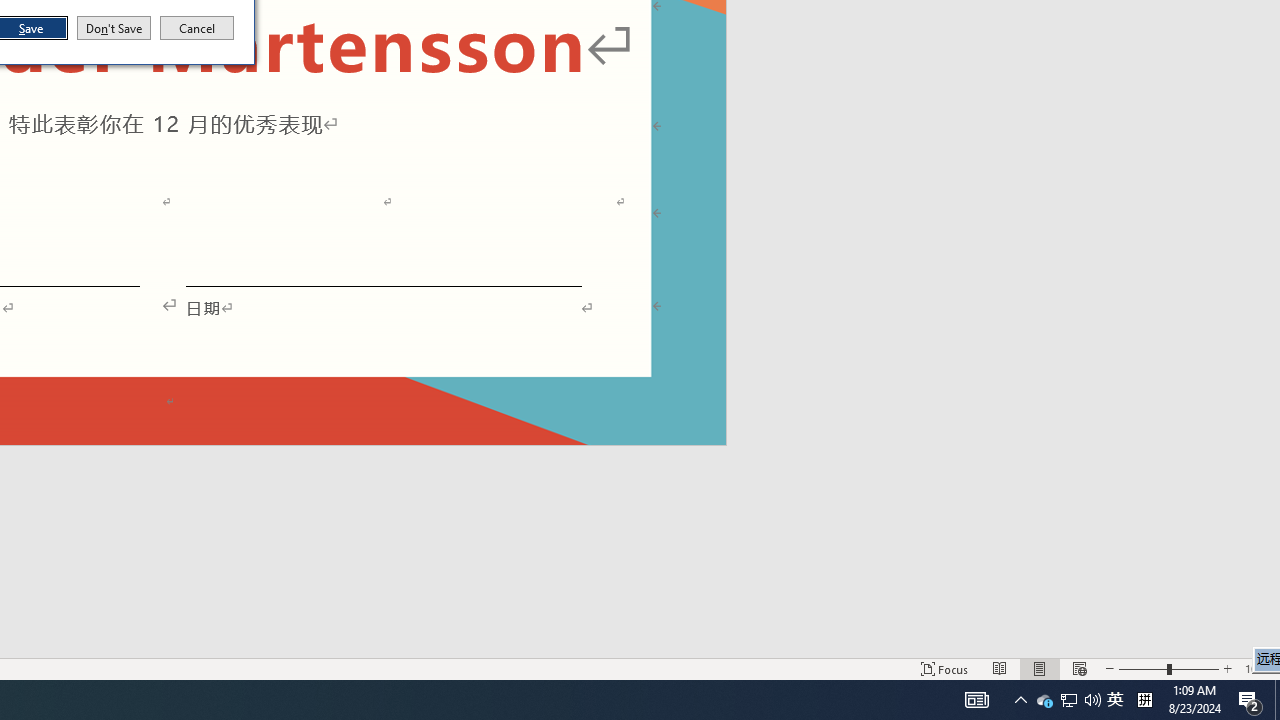 The width and height of the screenshot is (1280, 720). What do you see at coordinates (977, 698) in the screenshot?
I see `'AutomationID: 4105'` at bounding box center [977, 698].